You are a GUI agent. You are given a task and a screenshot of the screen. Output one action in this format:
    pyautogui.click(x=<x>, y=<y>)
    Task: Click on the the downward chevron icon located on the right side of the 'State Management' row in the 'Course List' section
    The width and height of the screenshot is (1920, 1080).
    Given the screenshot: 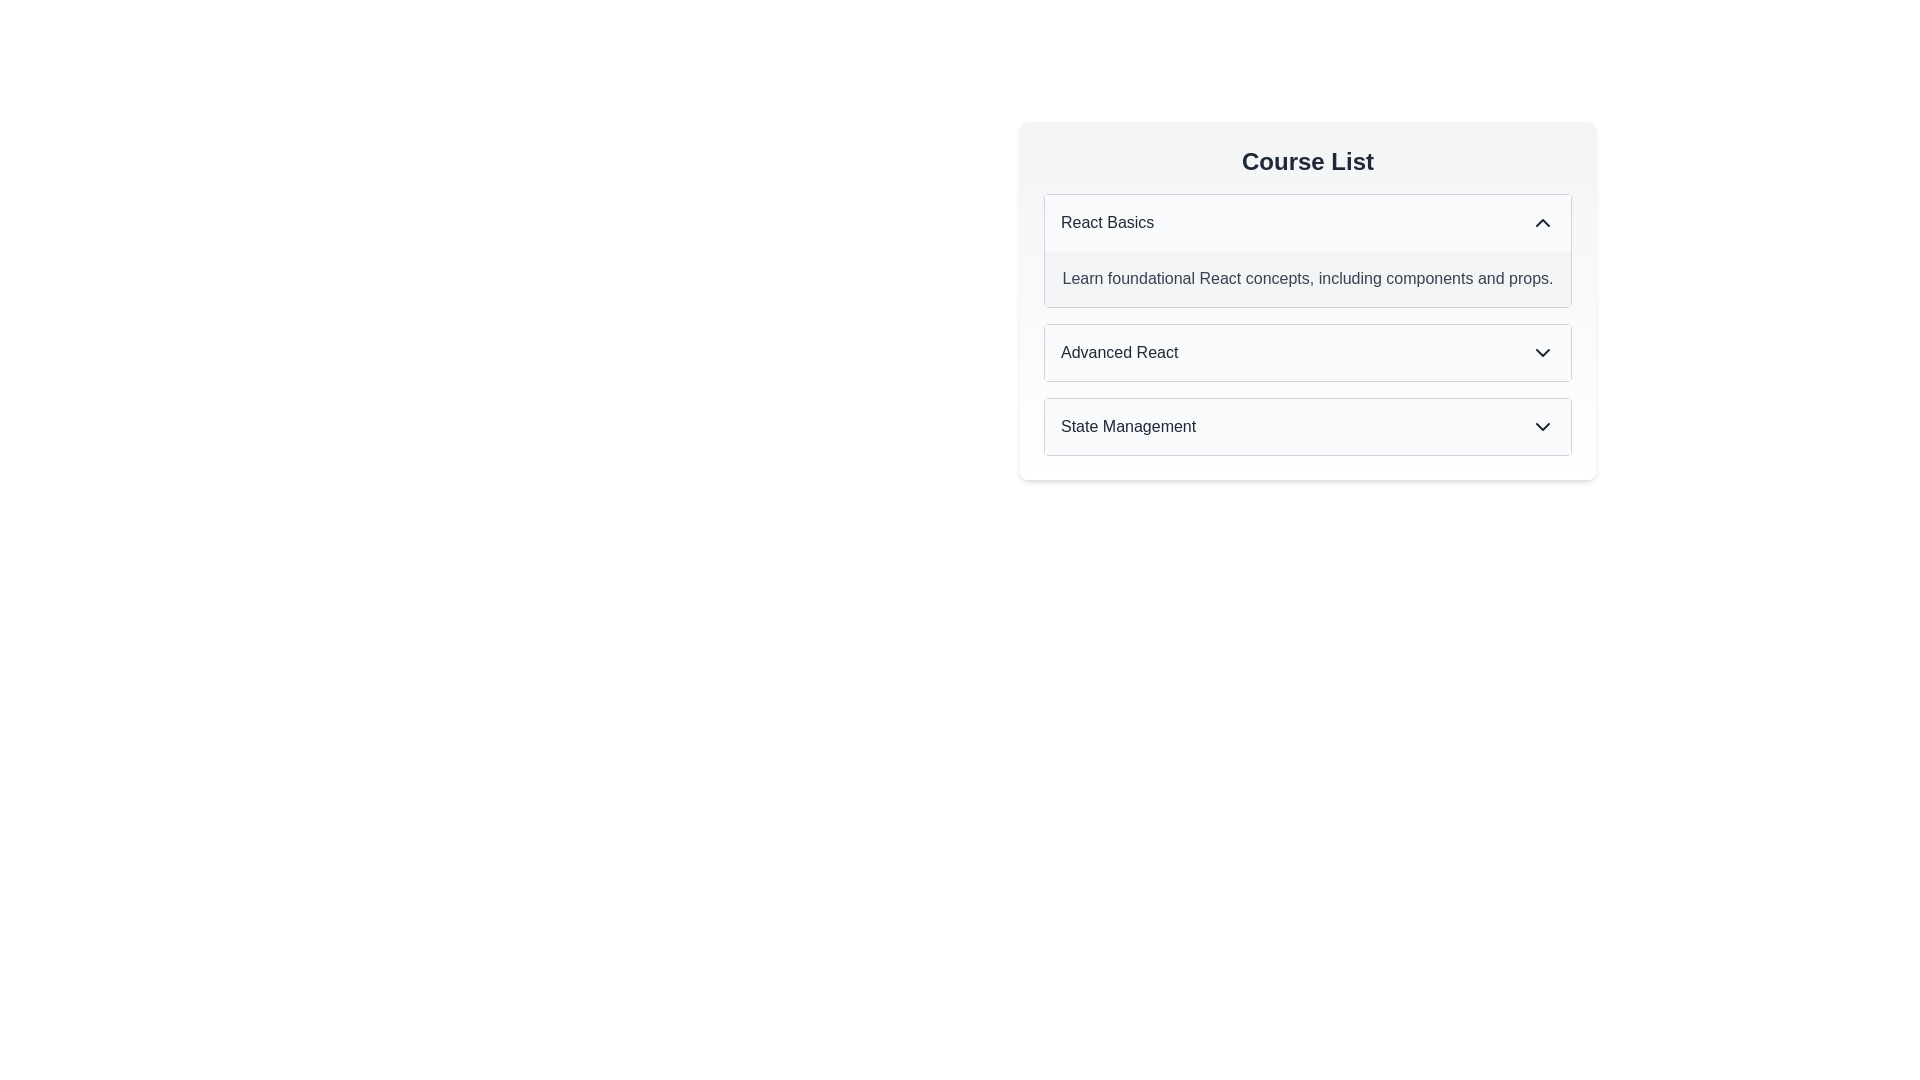 What is the action you would take?
    pyautogui.click(x=1541, y=426)
    